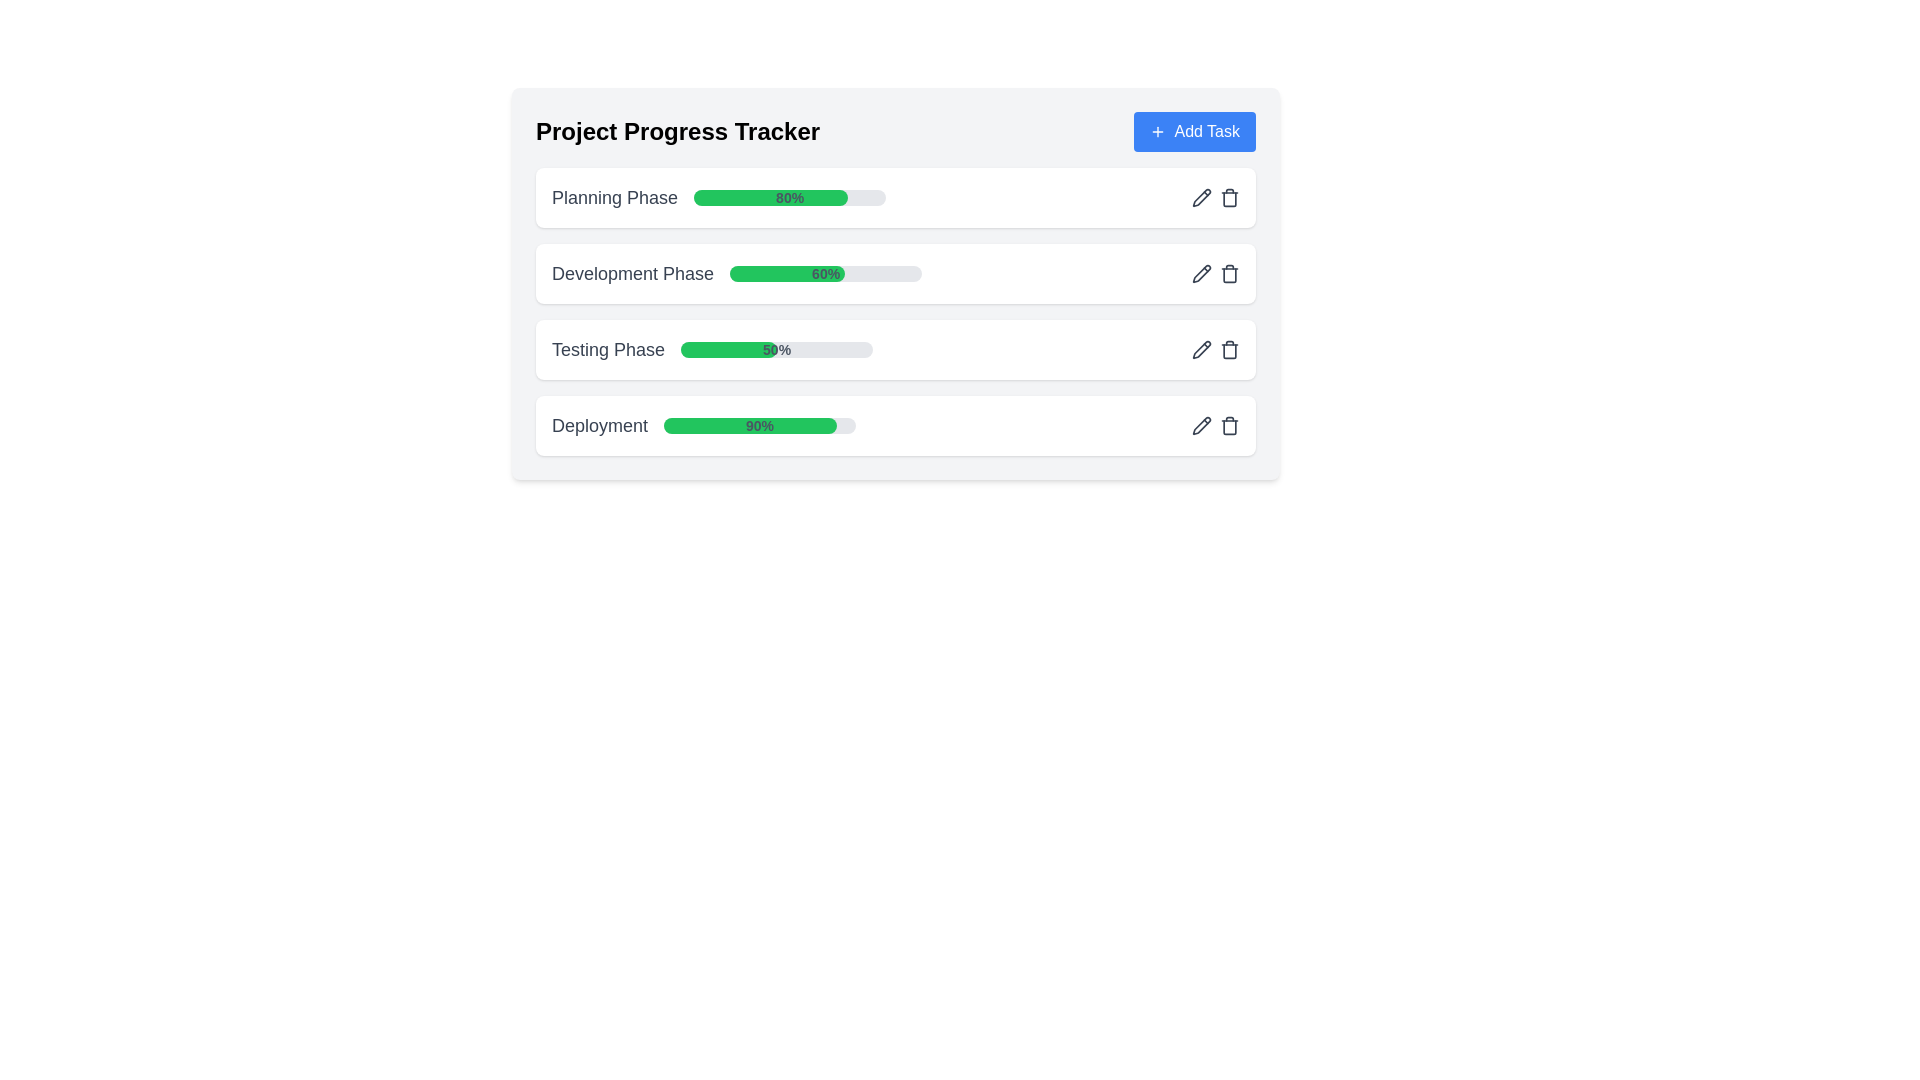 This screenshot has height=1080, width=1920. What do you see at coordinates (1200, 197) in the screenshot?
I see `the pencil icon button located in the horizontal control group to the right of the task row to initiate task editing` at bounding box center [1200, 197].